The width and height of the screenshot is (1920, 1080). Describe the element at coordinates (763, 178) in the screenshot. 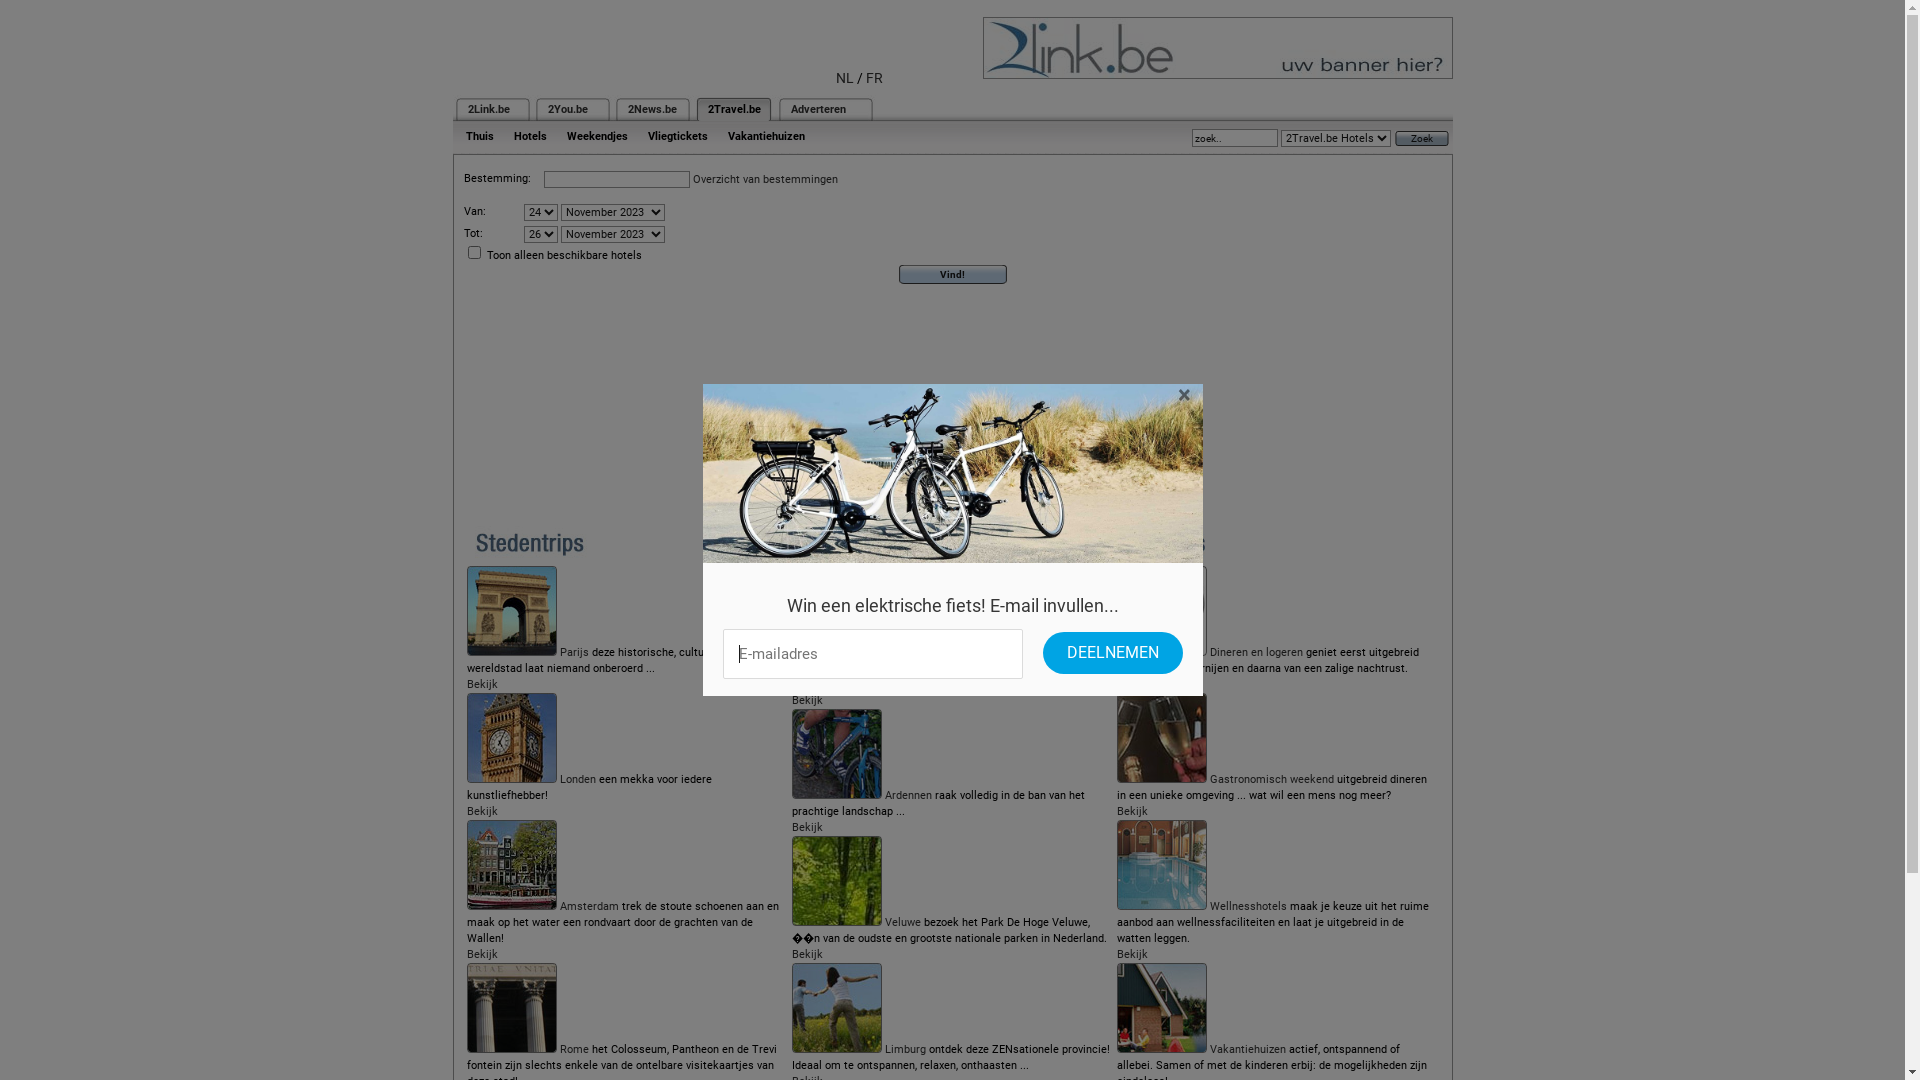

I see `'Overzicht van bestemmingen'` at that location.